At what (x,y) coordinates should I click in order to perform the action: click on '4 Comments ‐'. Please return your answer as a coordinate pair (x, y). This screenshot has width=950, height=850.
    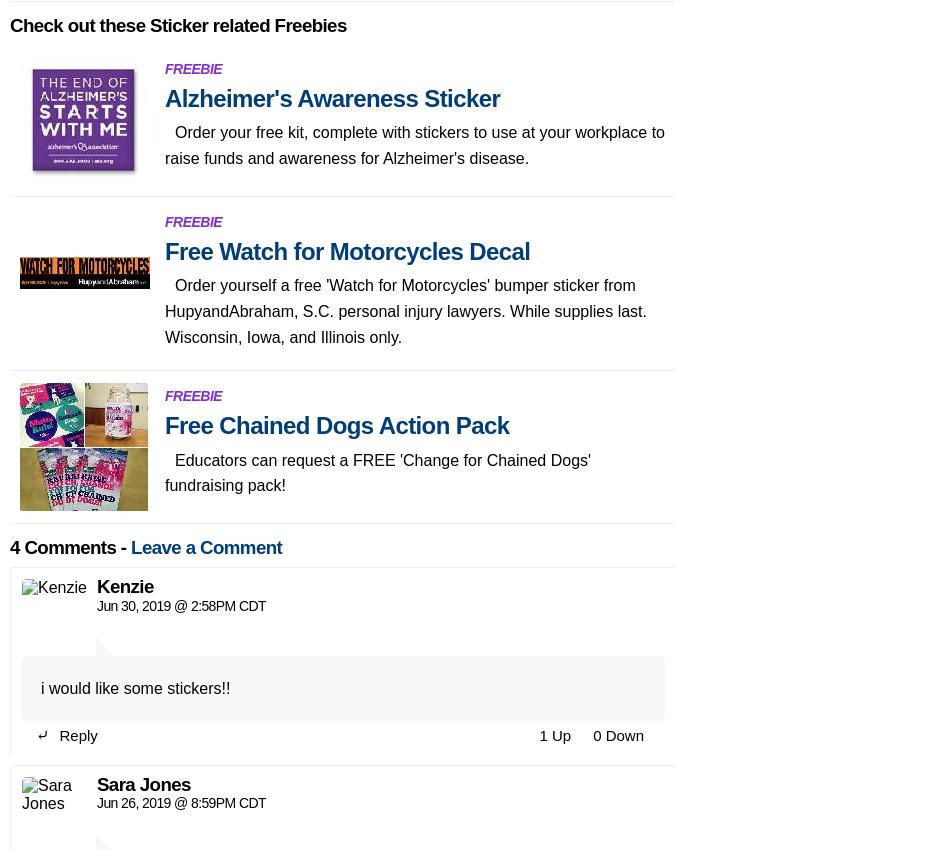
    Looking at the image, I should click on (70, 47).